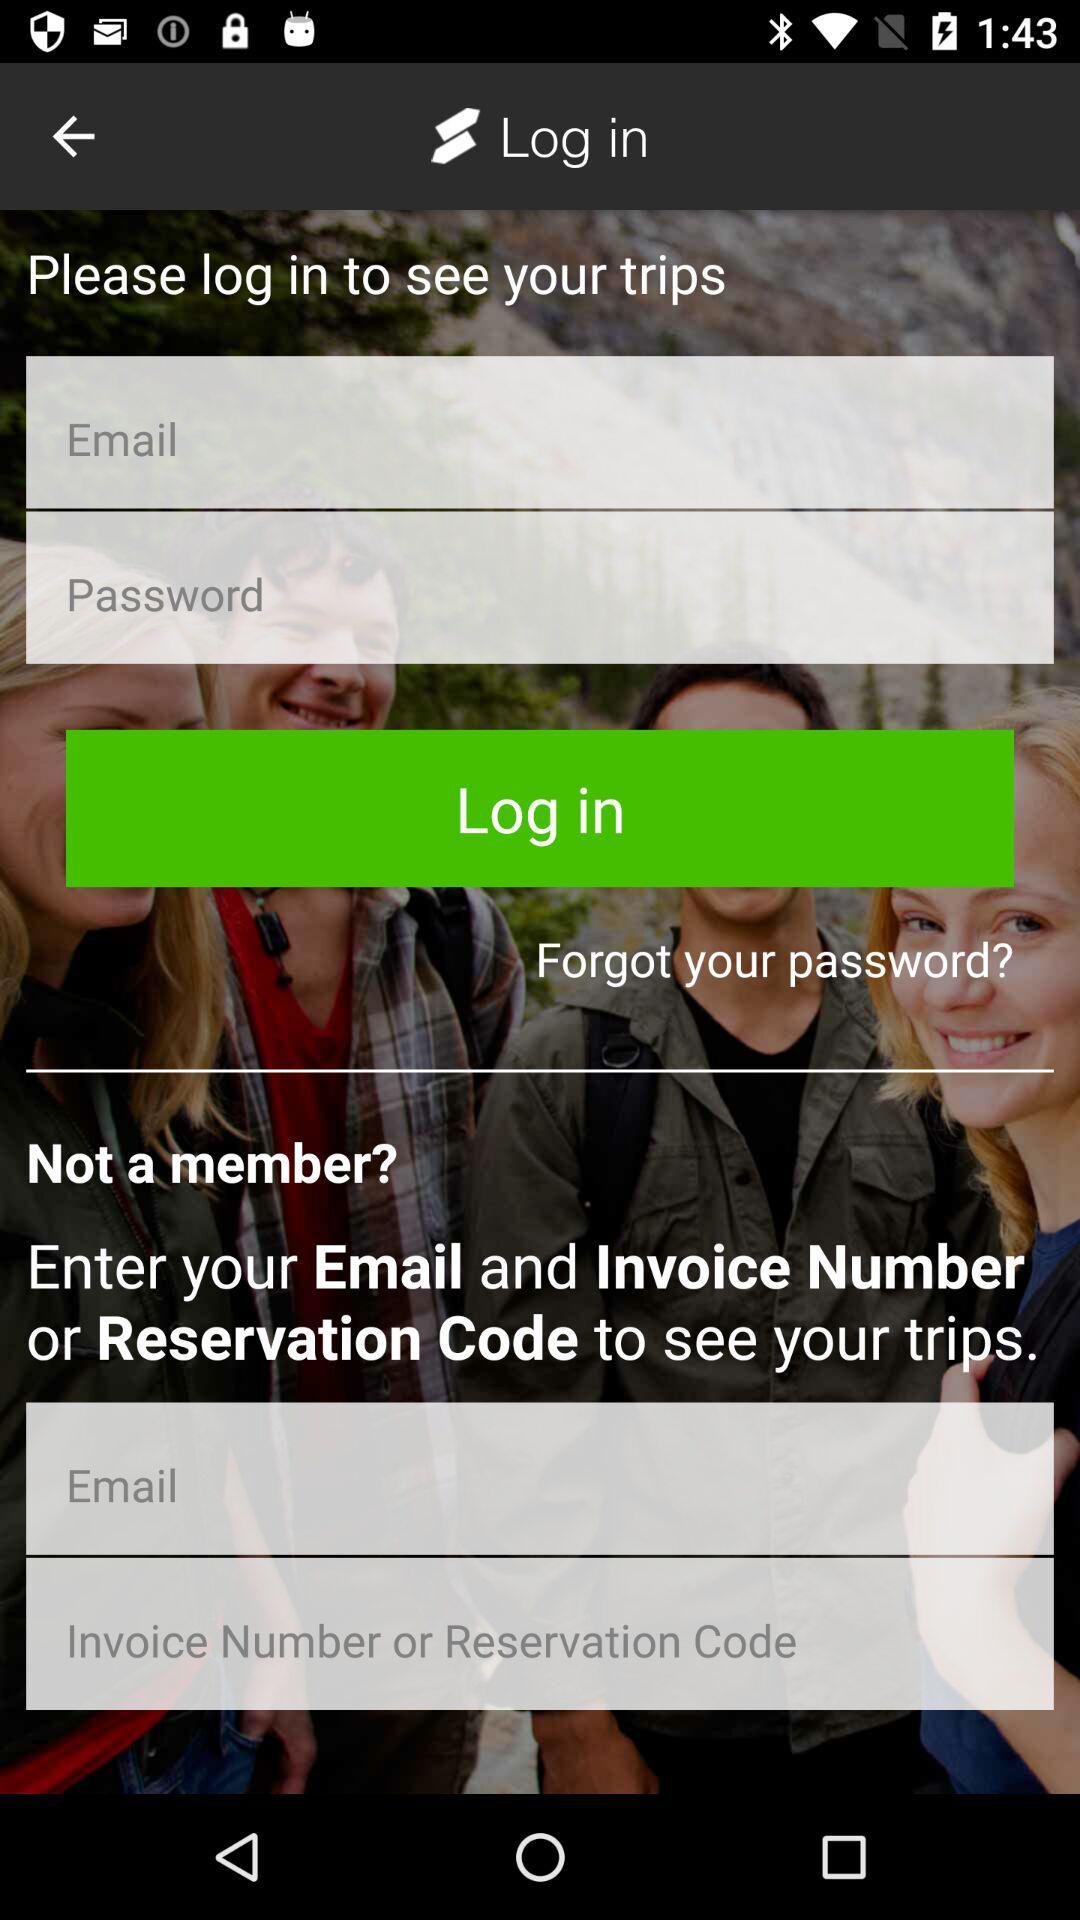 The height and width of the screenshot is (1920, 1080). Describe the element at coordinates (540, 431) in the screenshot. I see `email` at that location.